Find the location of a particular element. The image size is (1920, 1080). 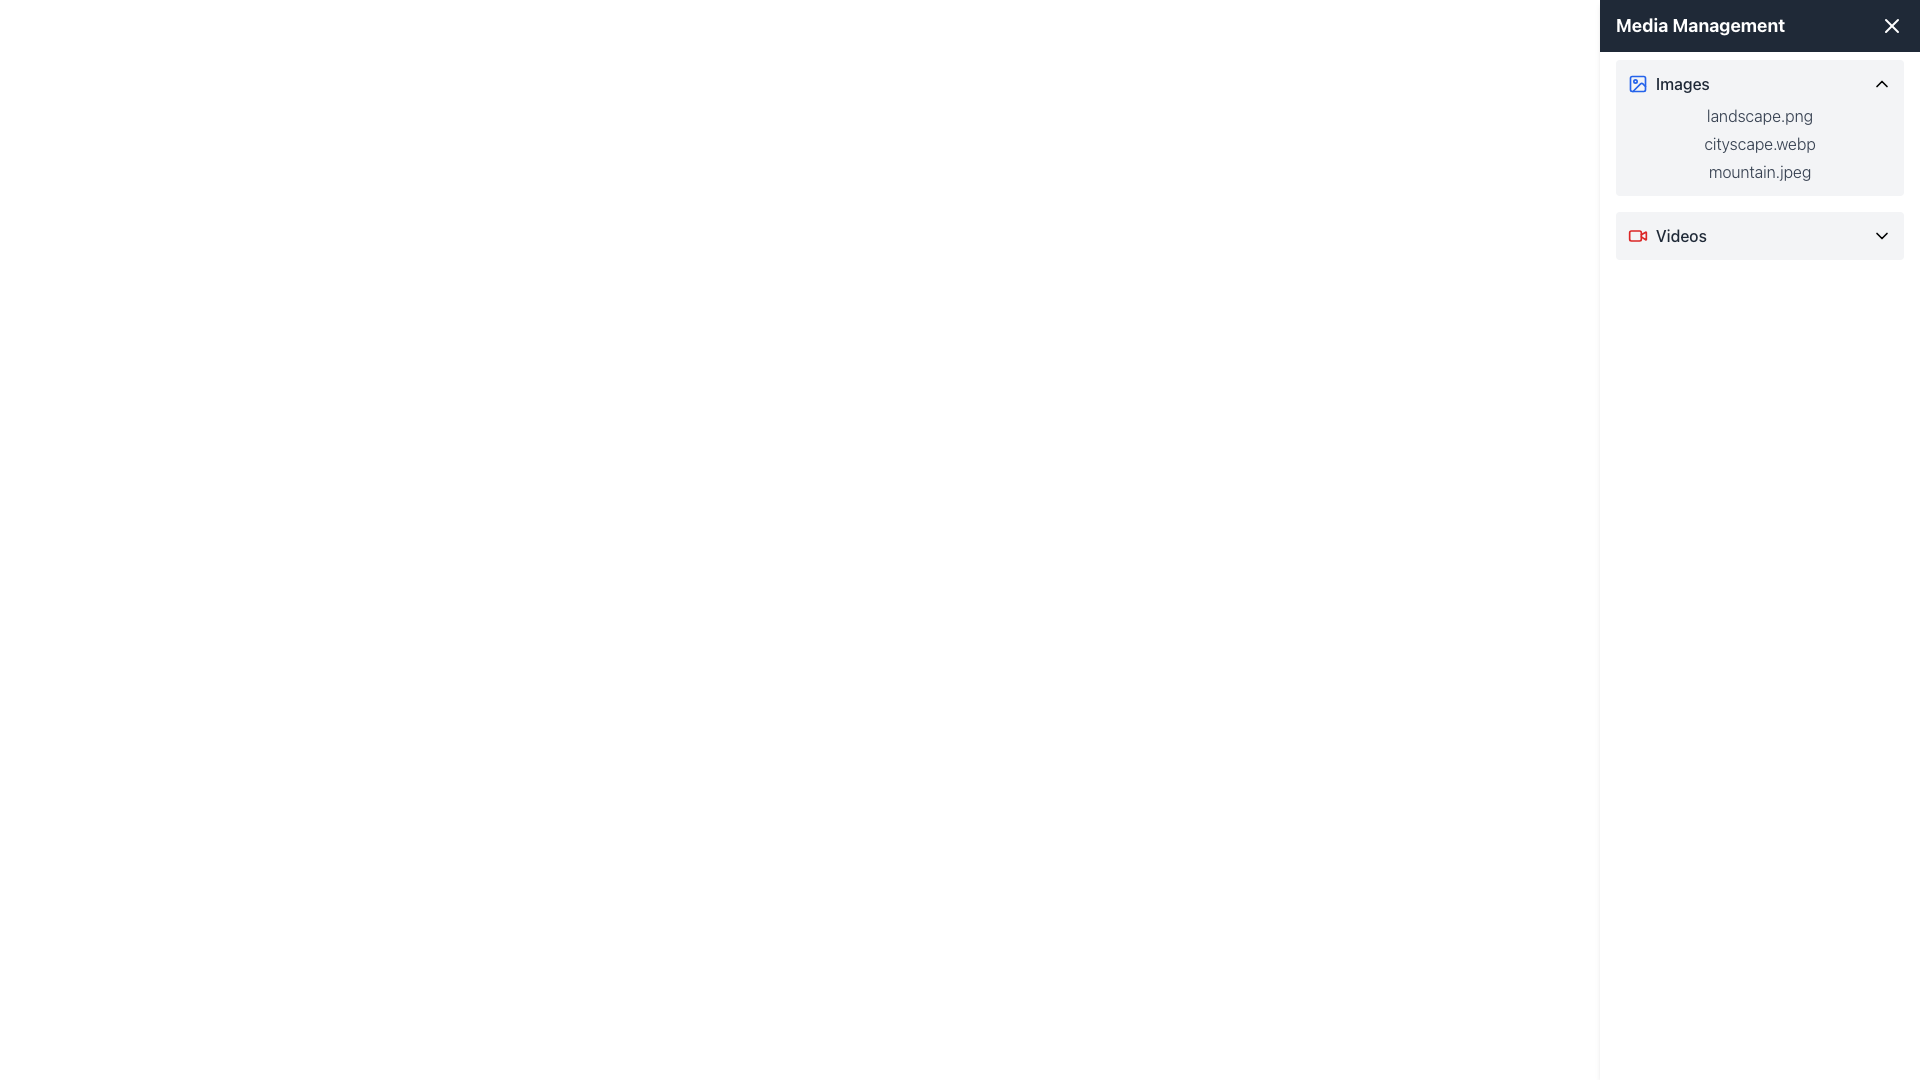

the 'Images' label with the blue icon in the Media Management panel to interact with the image files section is located at coordinates (1668, 83).